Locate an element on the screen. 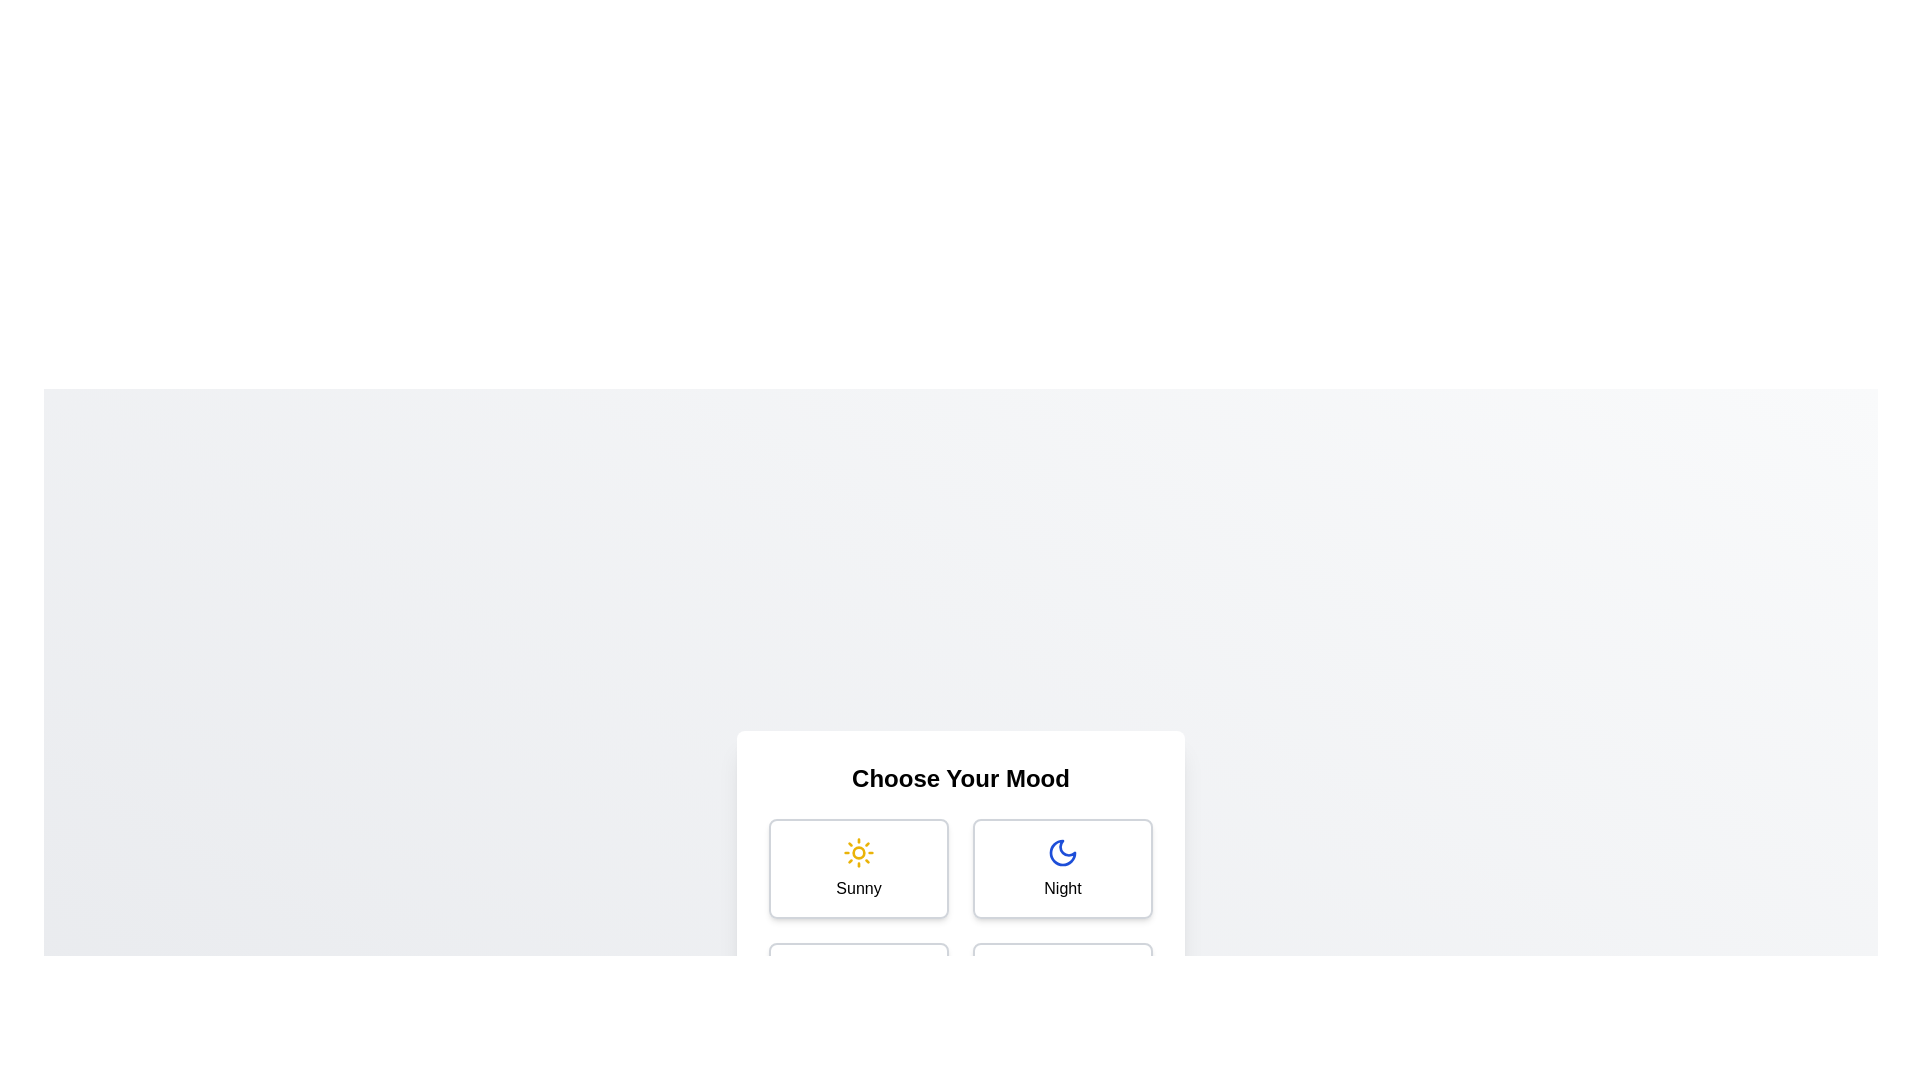  the mood Night by clicking on its corresponding option is located at coordinates (1061, 867).